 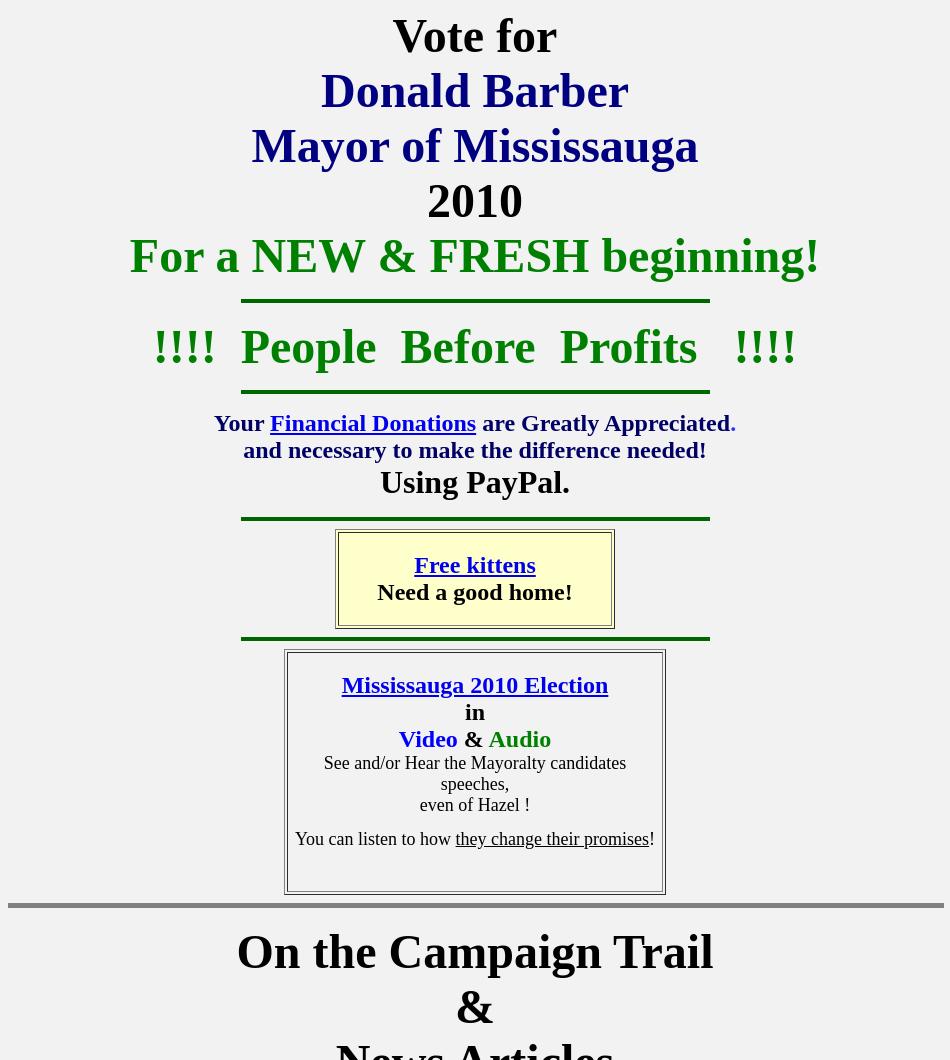 What do you see at coordinates (390, 35) in the screenshot?
I see `'Vote for'` at bounding box center [390, 35].